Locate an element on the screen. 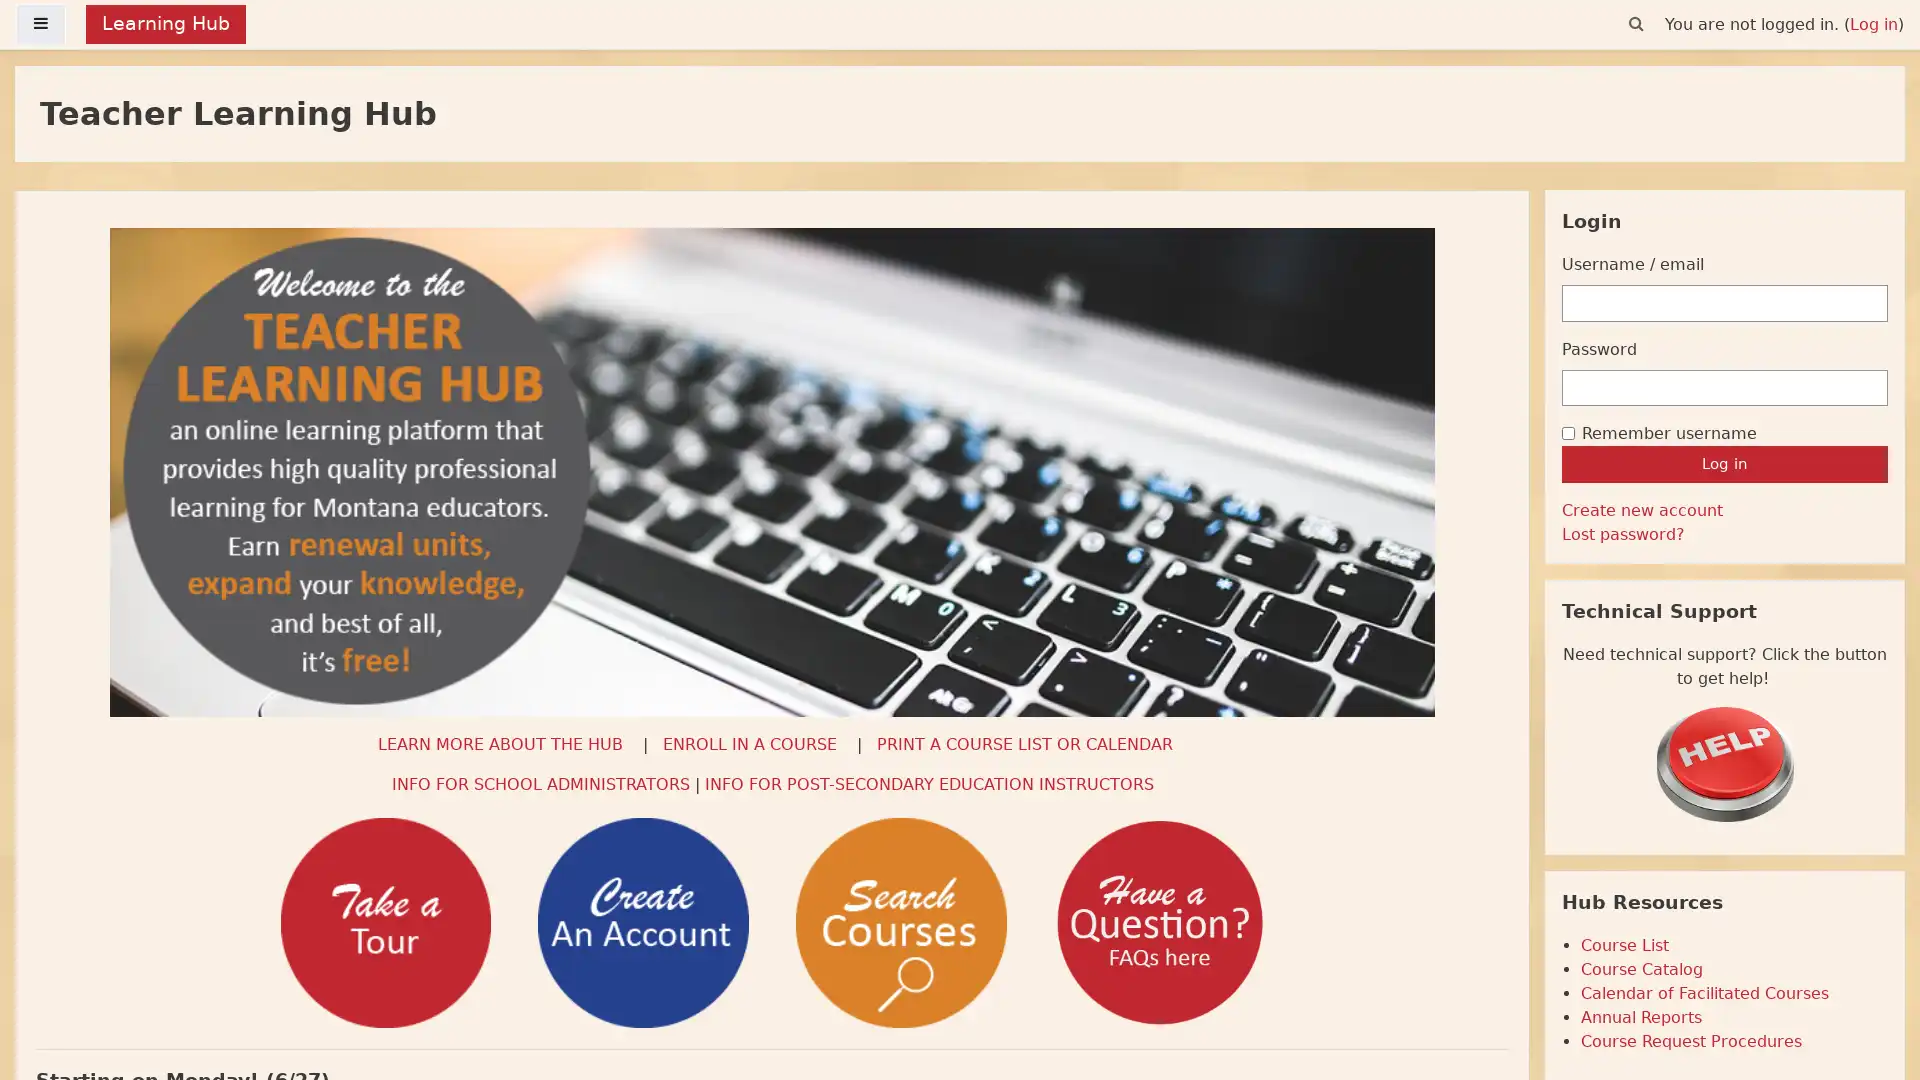 This screenshot has width=1920, height=1080. Toggle search input is located at coordinates (1636, 23).